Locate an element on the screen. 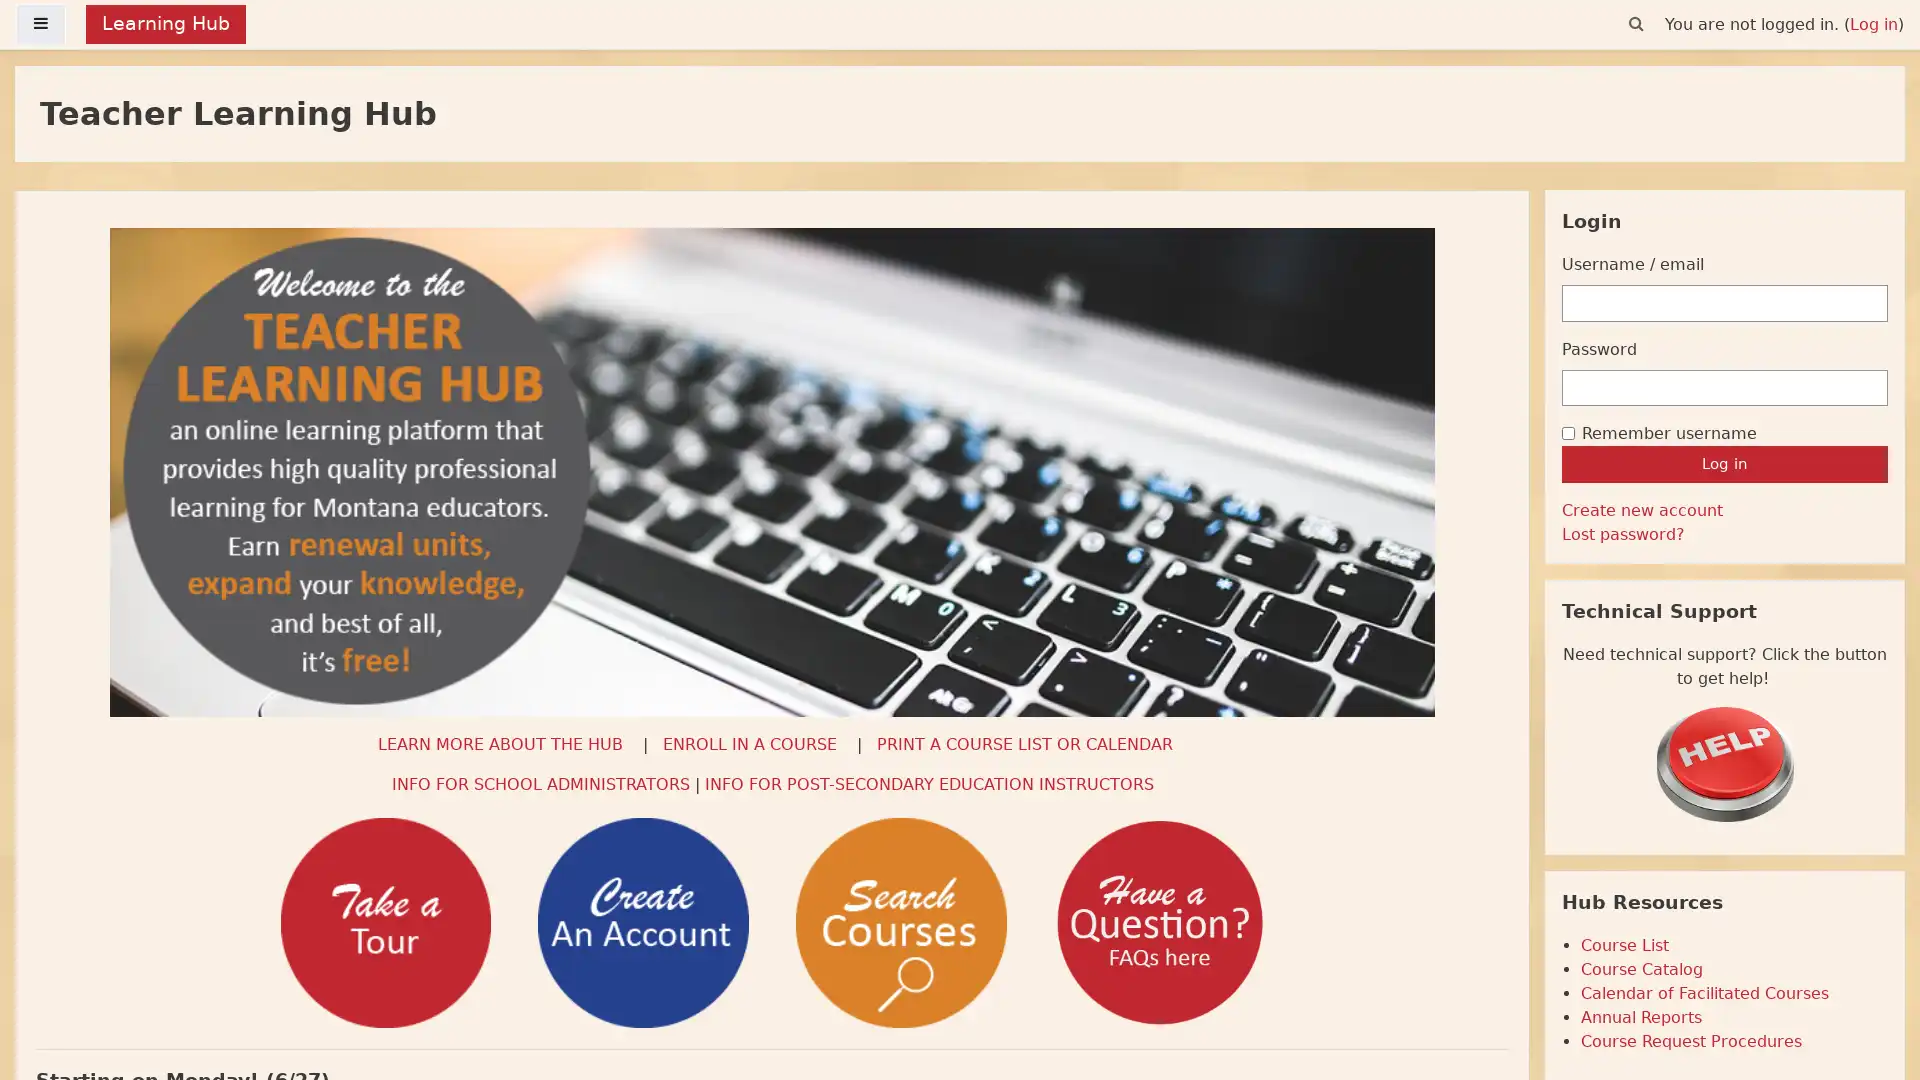 This screenshot has width=1920, height=1080. Toggle search input is located at coordinates (1636, 23).